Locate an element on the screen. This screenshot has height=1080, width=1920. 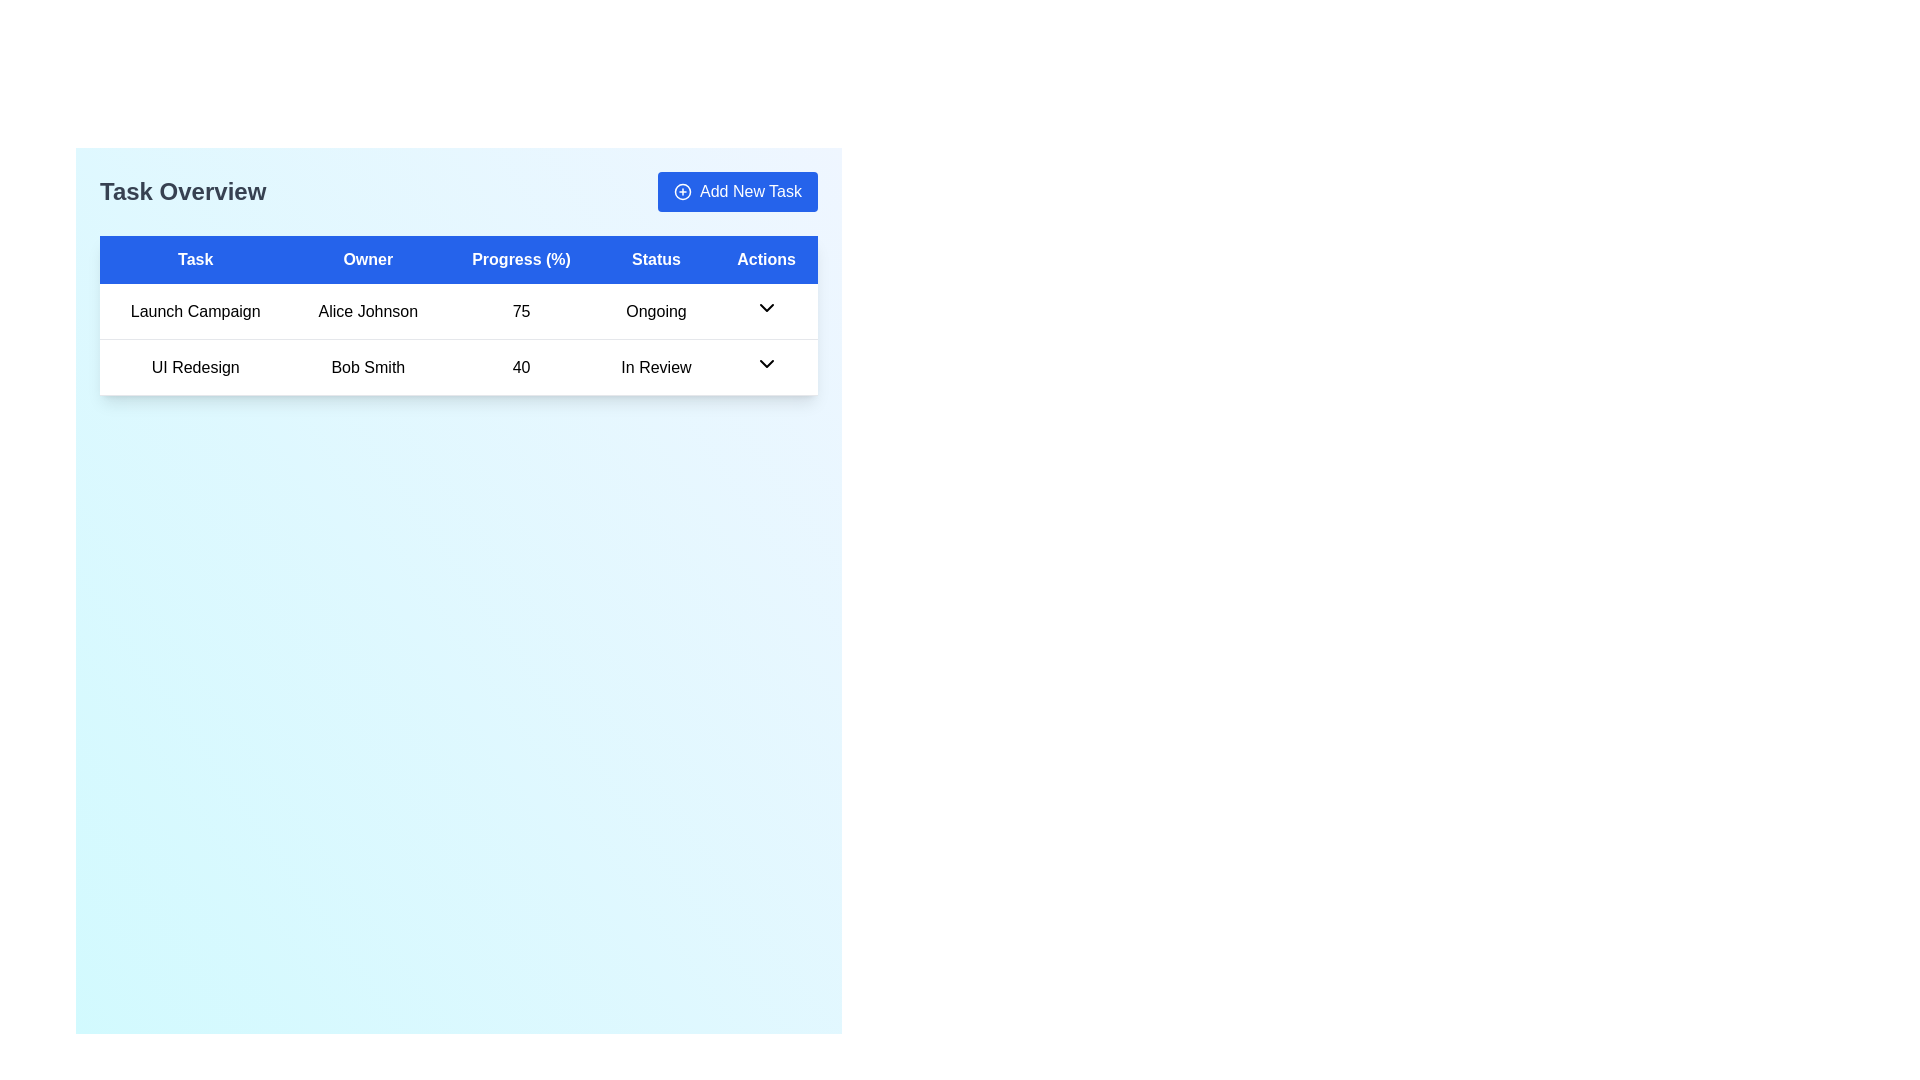
the Dropdown toggle icon located in the 'Actions' column of the table for the 'Launch Campaign' task is located at coordinates (765, 308).